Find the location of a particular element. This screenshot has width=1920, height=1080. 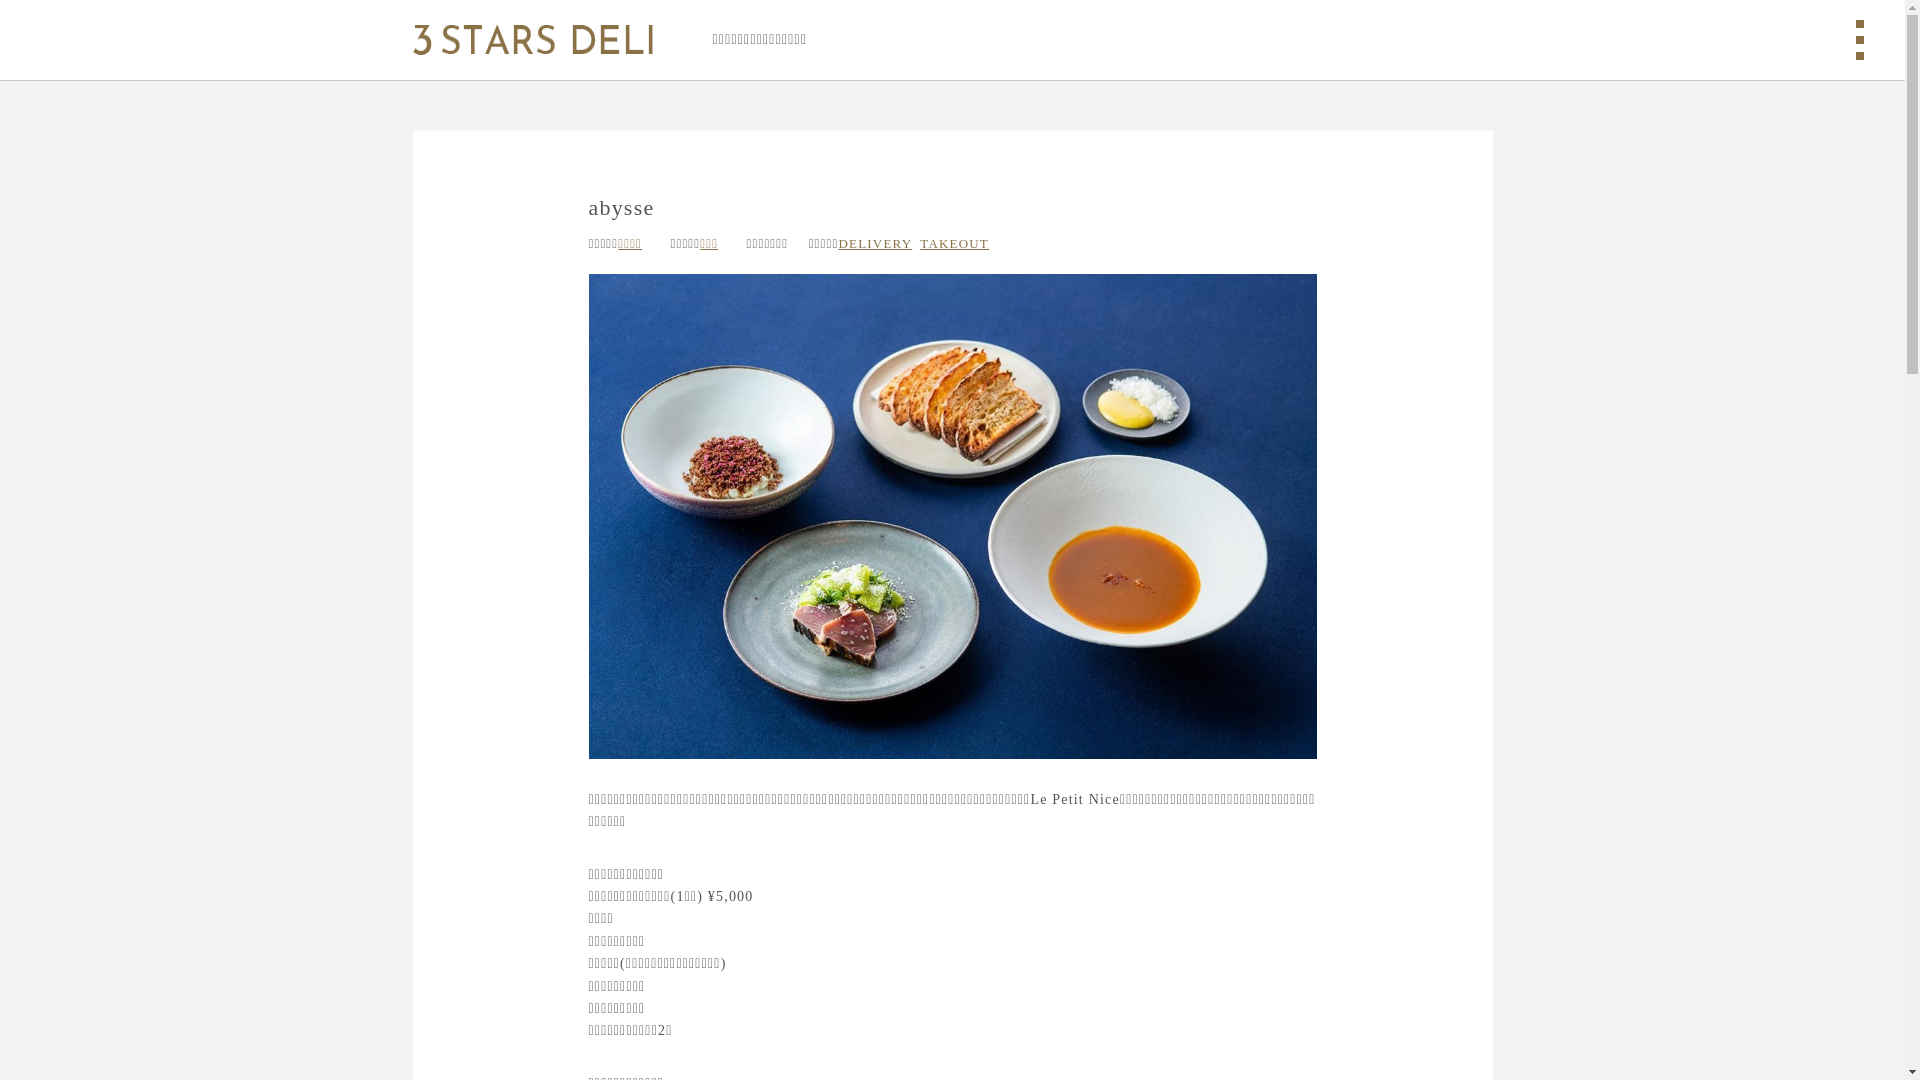

'TAKEOUT' is located at coordinates (953, 242).